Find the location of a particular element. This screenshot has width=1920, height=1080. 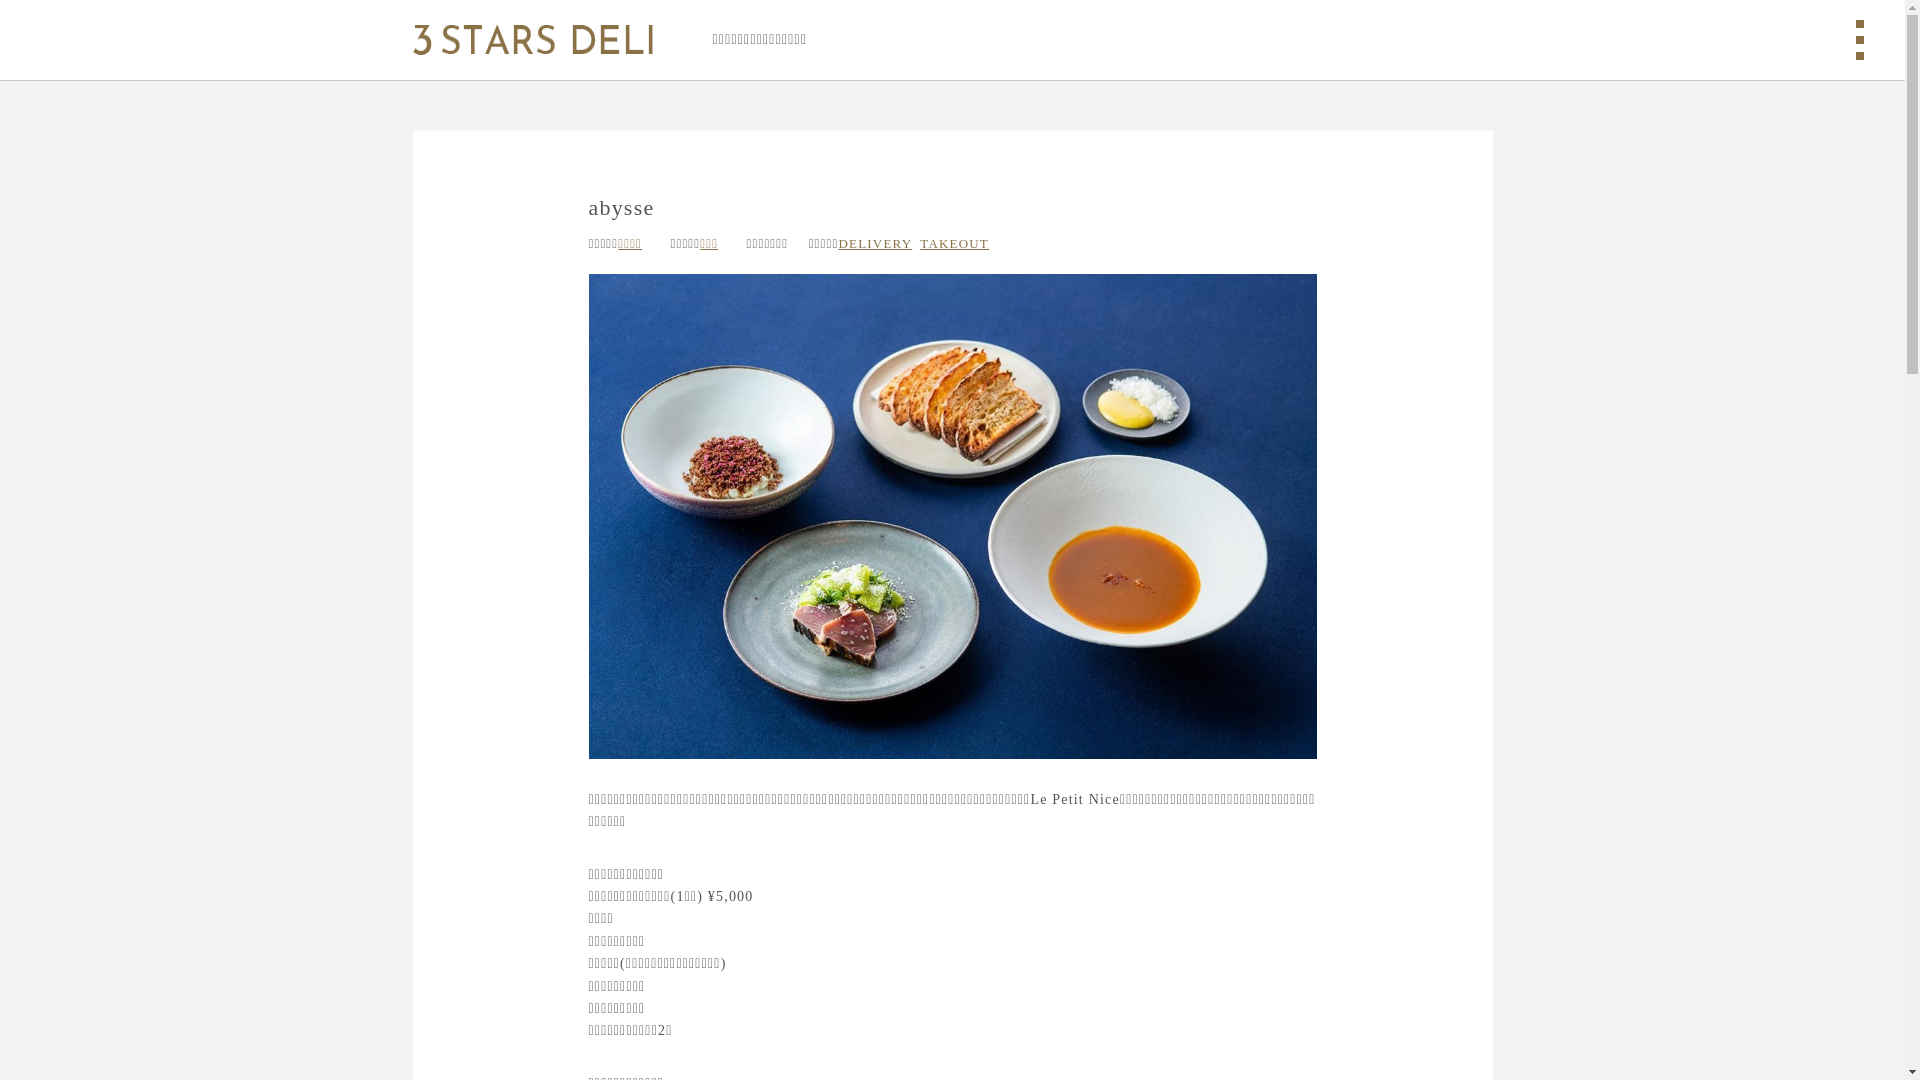

'TAKEOUT' is located at coordinates (953, 242).